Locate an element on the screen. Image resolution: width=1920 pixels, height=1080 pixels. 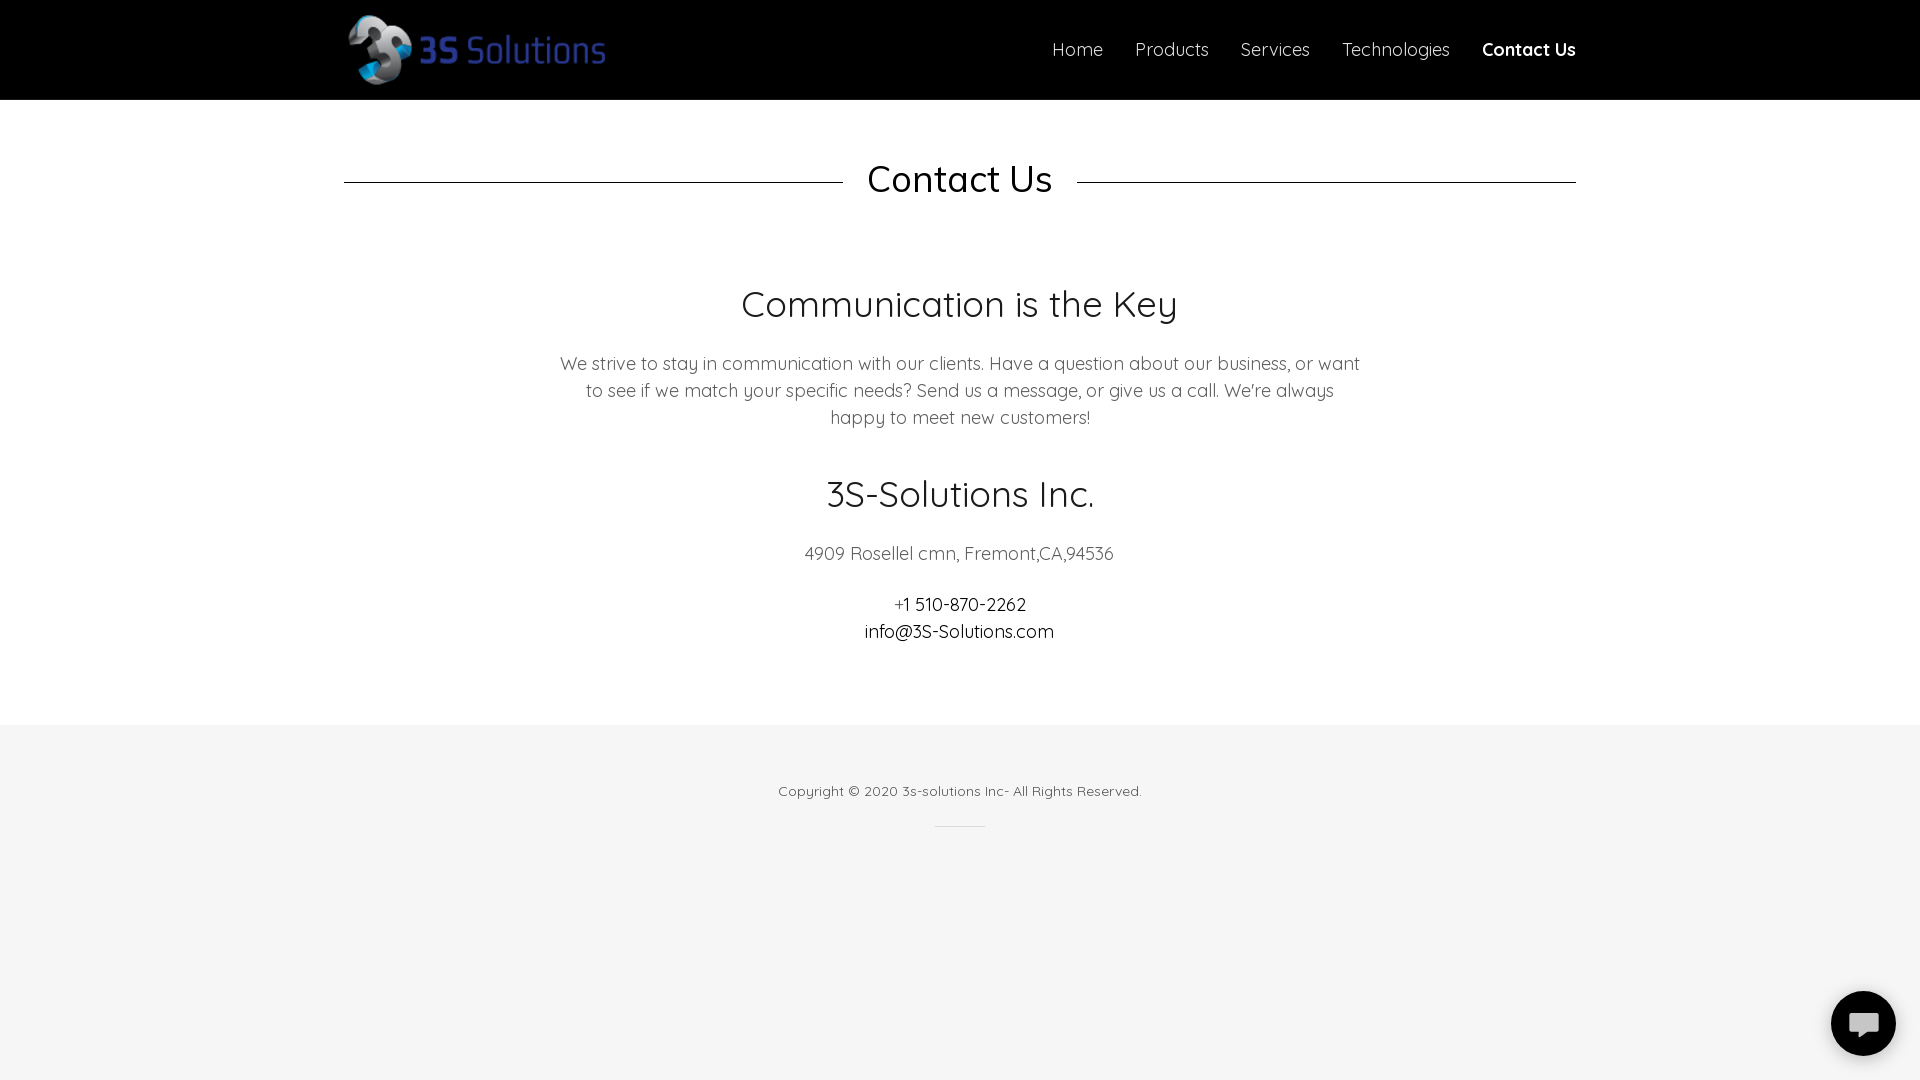
'Contact Us' is located at coordinates (1528, 49).